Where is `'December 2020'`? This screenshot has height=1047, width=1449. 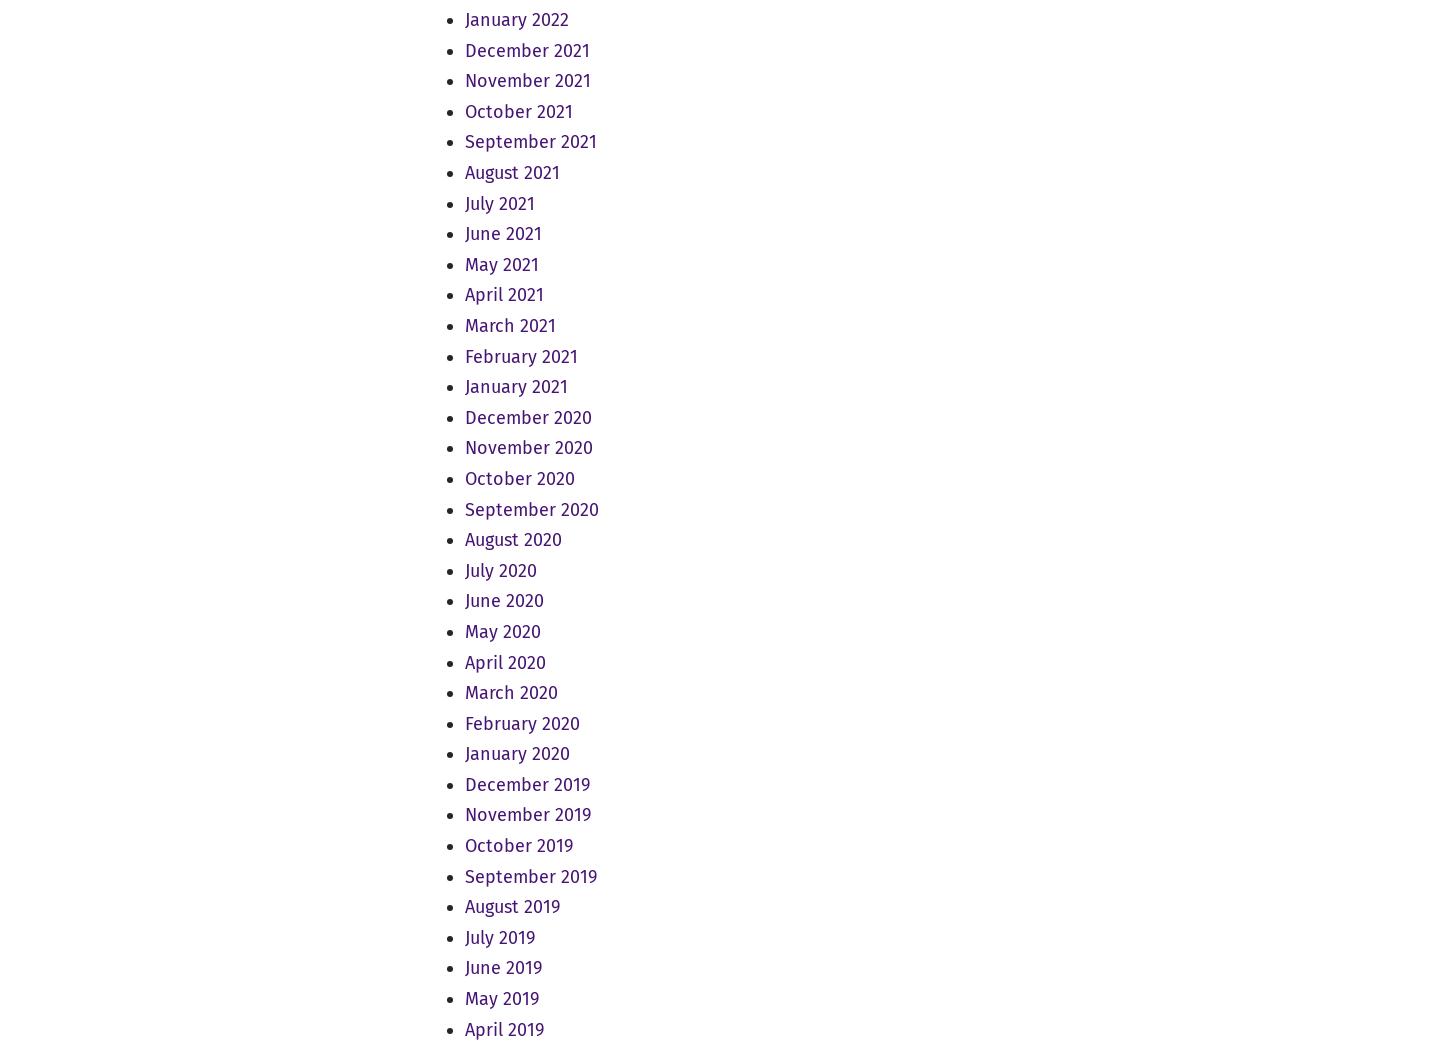 'December 2020' is located at coordinates (526, 416).